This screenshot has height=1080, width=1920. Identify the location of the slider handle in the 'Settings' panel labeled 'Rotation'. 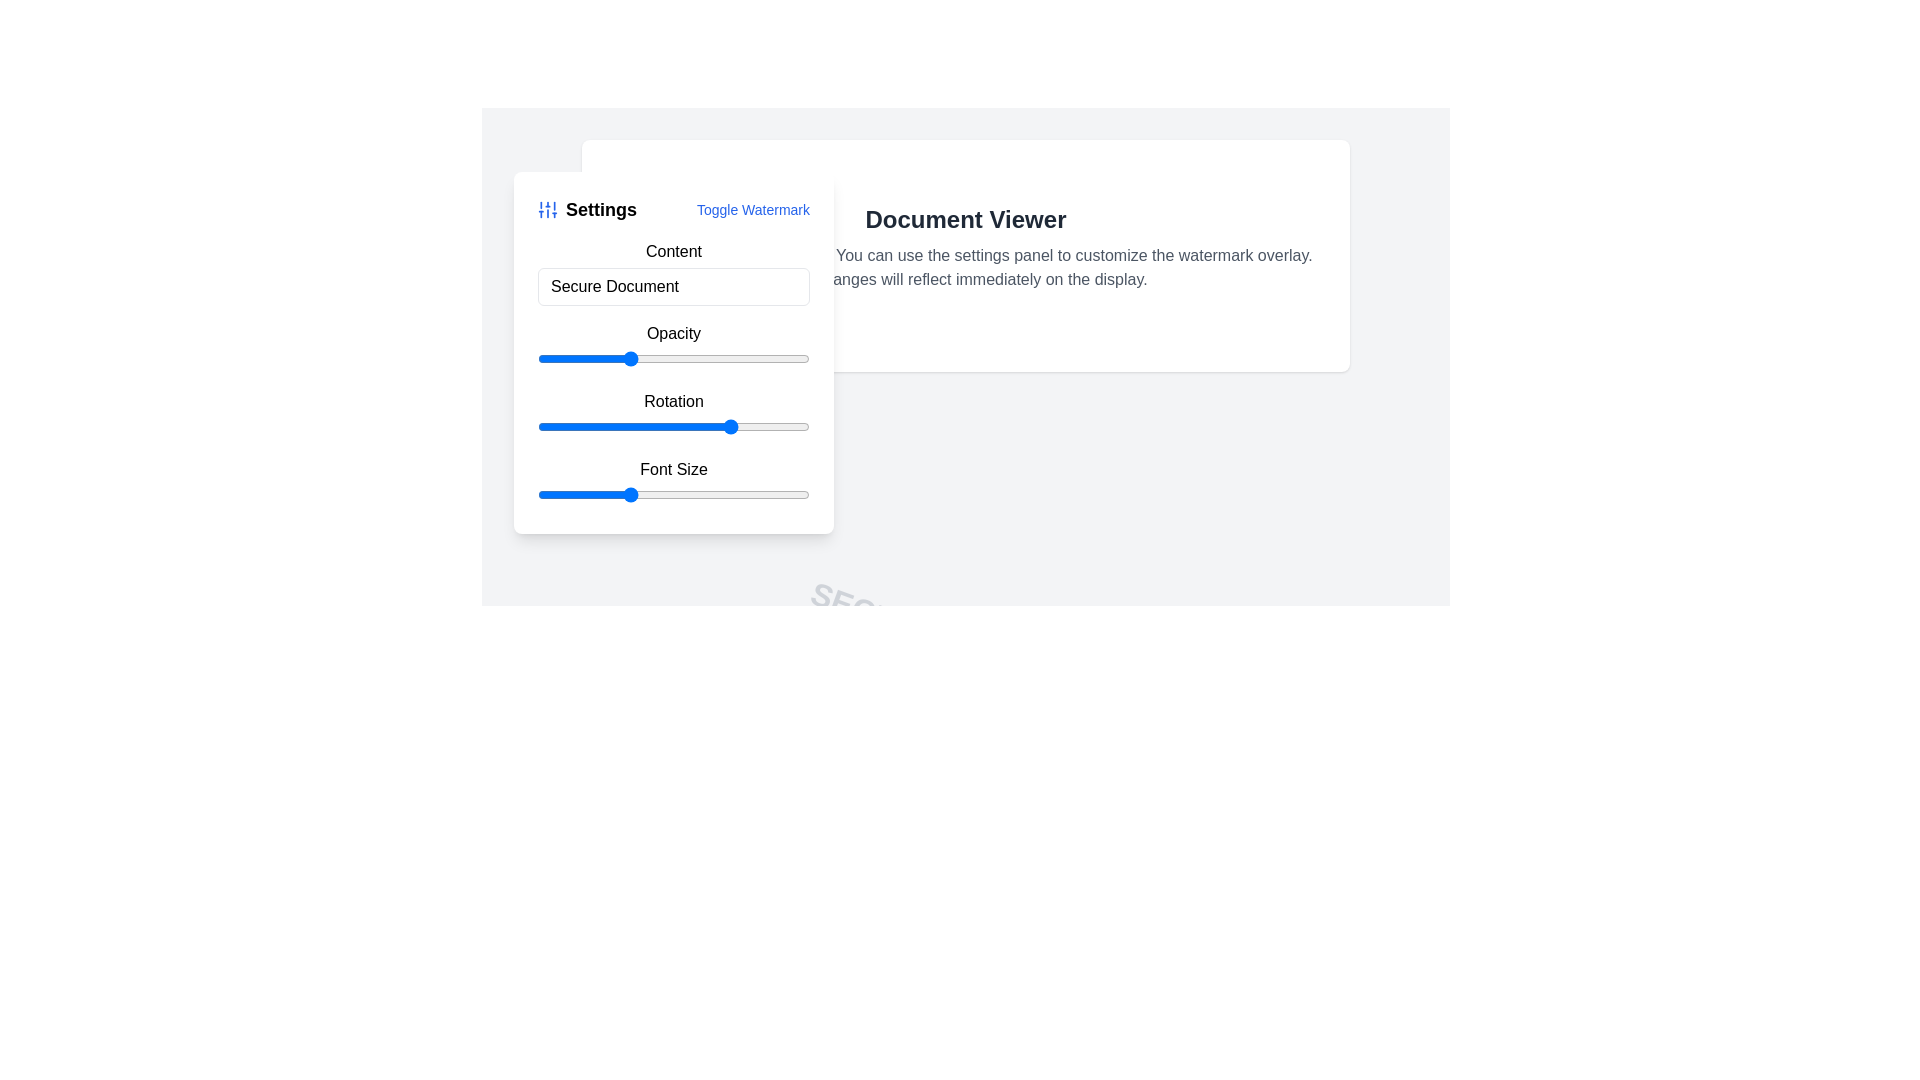
(673, 426).